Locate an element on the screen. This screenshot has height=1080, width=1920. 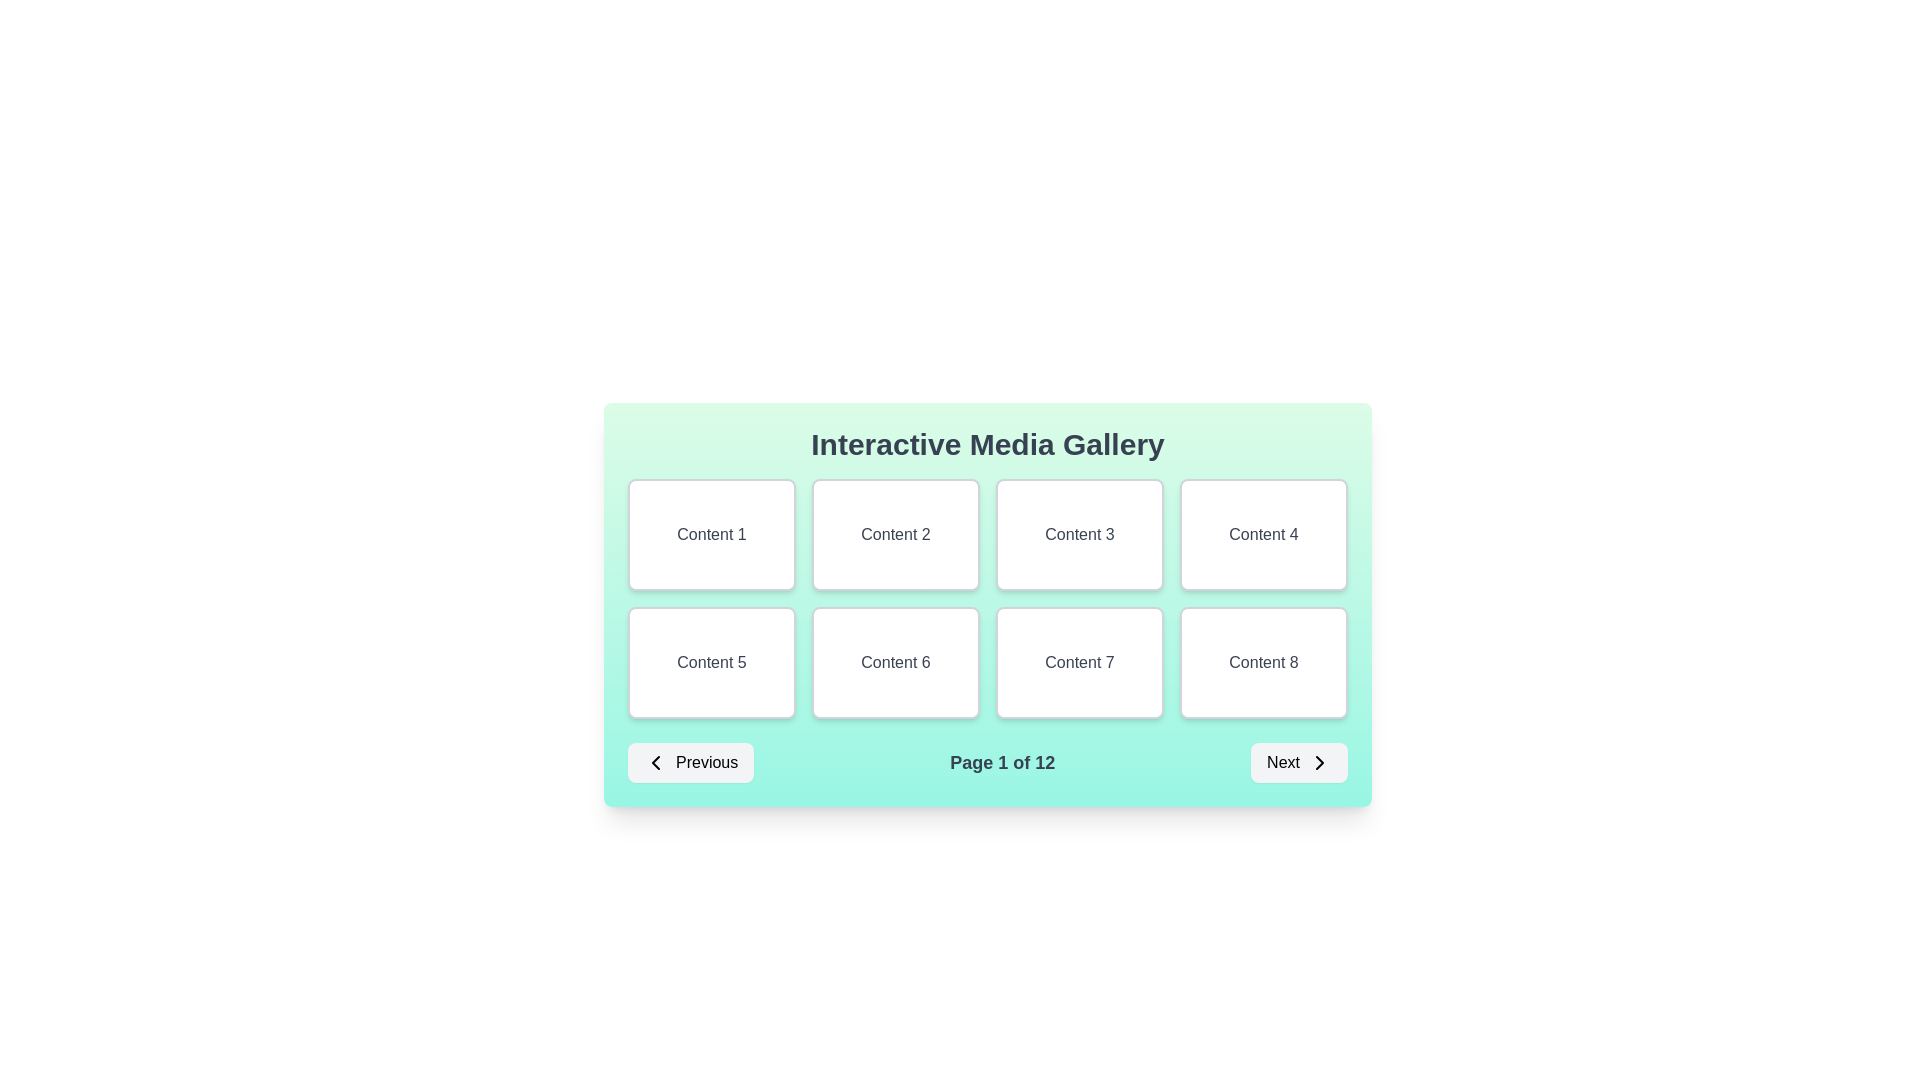
the Text display element that provides information about the current page and total number of pages, positioned between the 'Previous' and 'Next' buttons is located at coordinates (1002, 763).